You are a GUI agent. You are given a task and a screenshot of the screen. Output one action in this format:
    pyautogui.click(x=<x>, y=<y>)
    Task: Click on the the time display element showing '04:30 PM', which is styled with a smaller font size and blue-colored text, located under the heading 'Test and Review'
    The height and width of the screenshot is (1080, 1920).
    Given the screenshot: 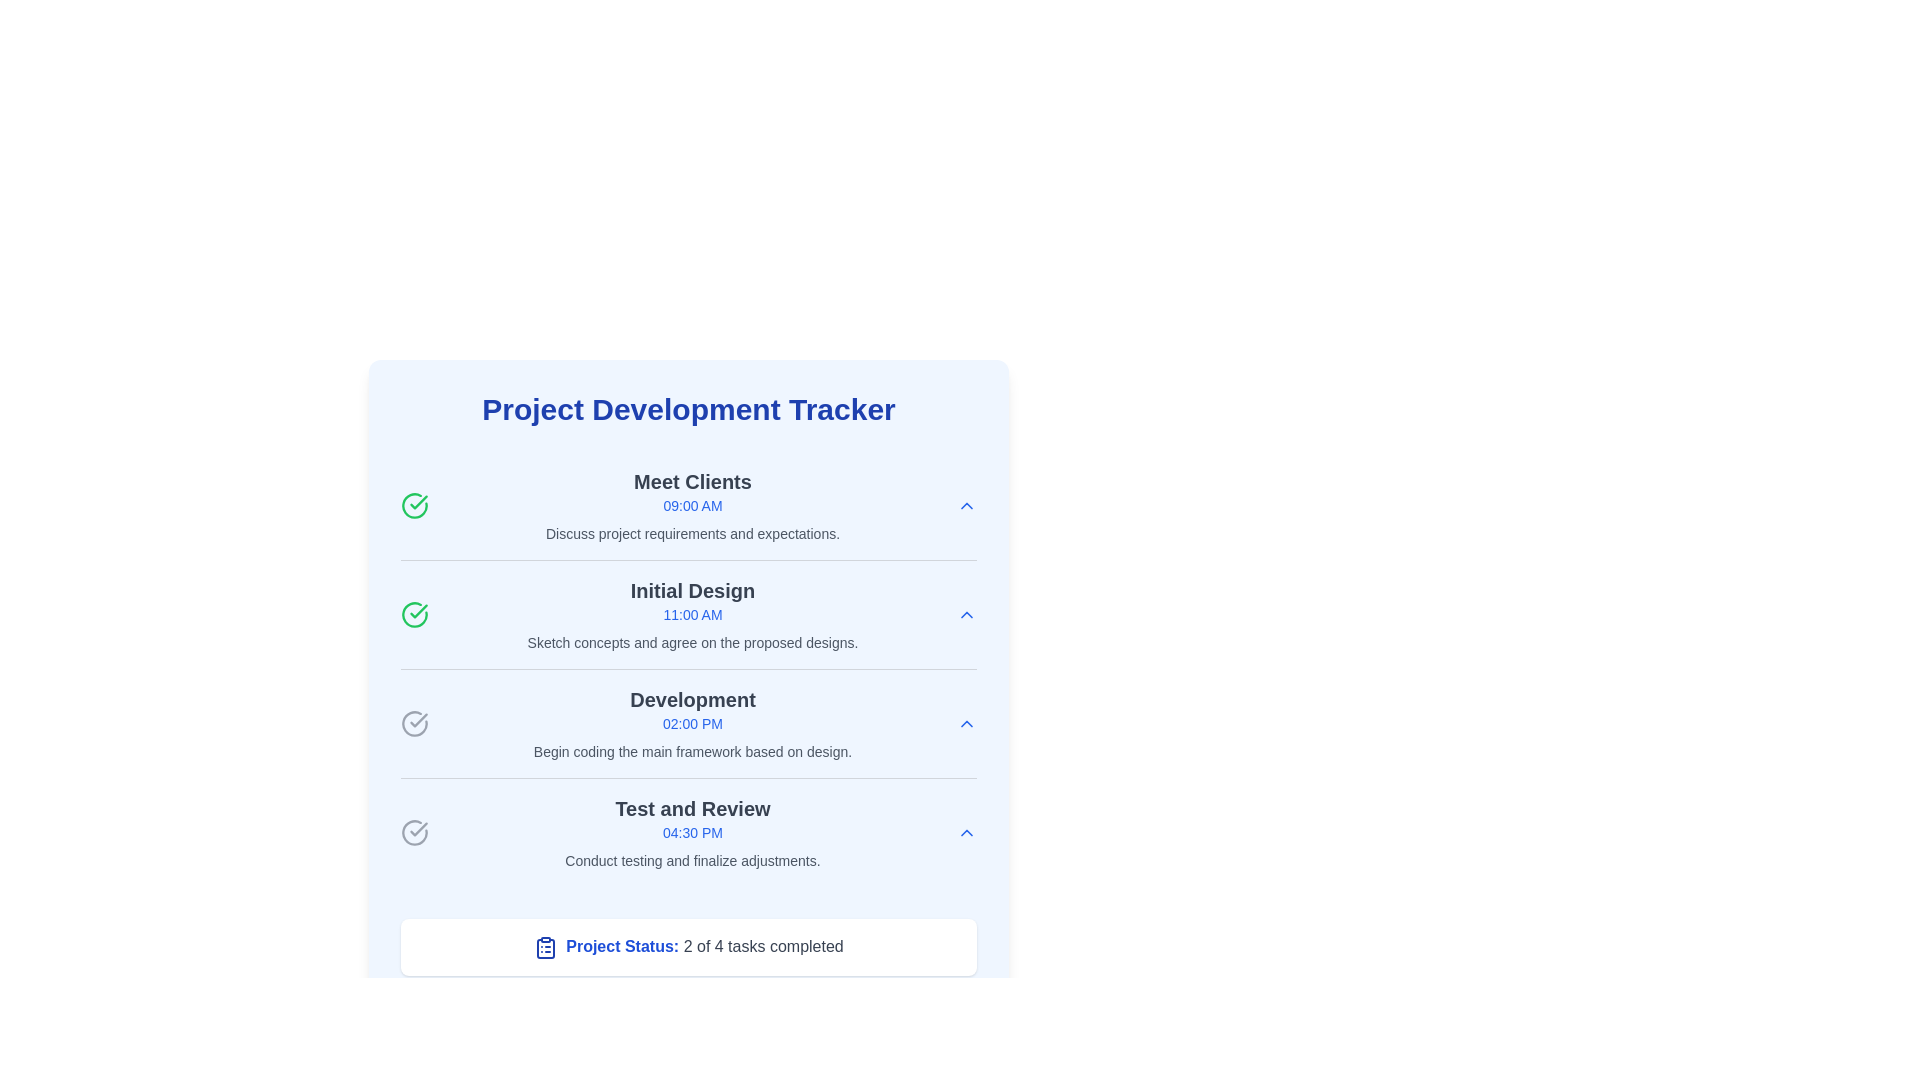 What is the action you would take?
    pyautogui.click(x=692, y=833)
    